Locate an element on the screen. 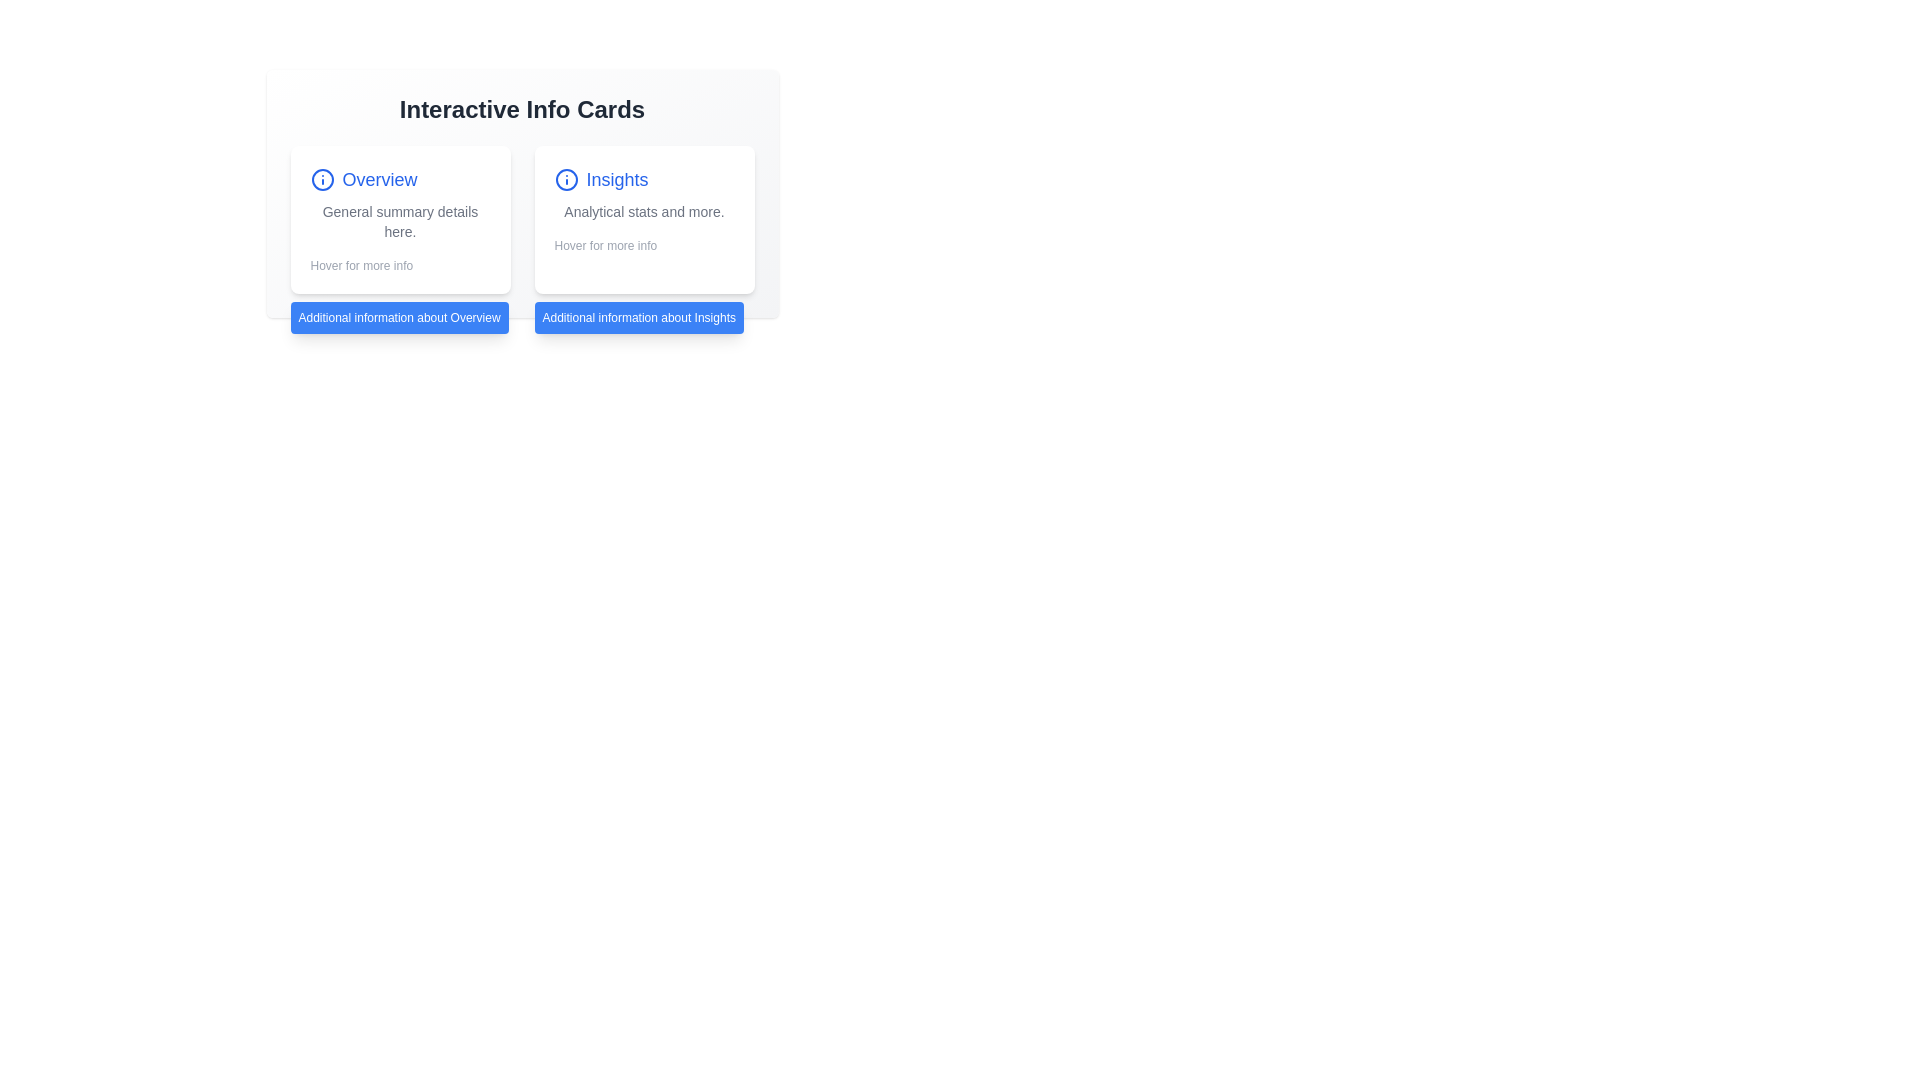 The width and height of the screenshot is (1920, 1080). the second card in the grid layout that presents insights-related information is located at coordinates (644, 219).